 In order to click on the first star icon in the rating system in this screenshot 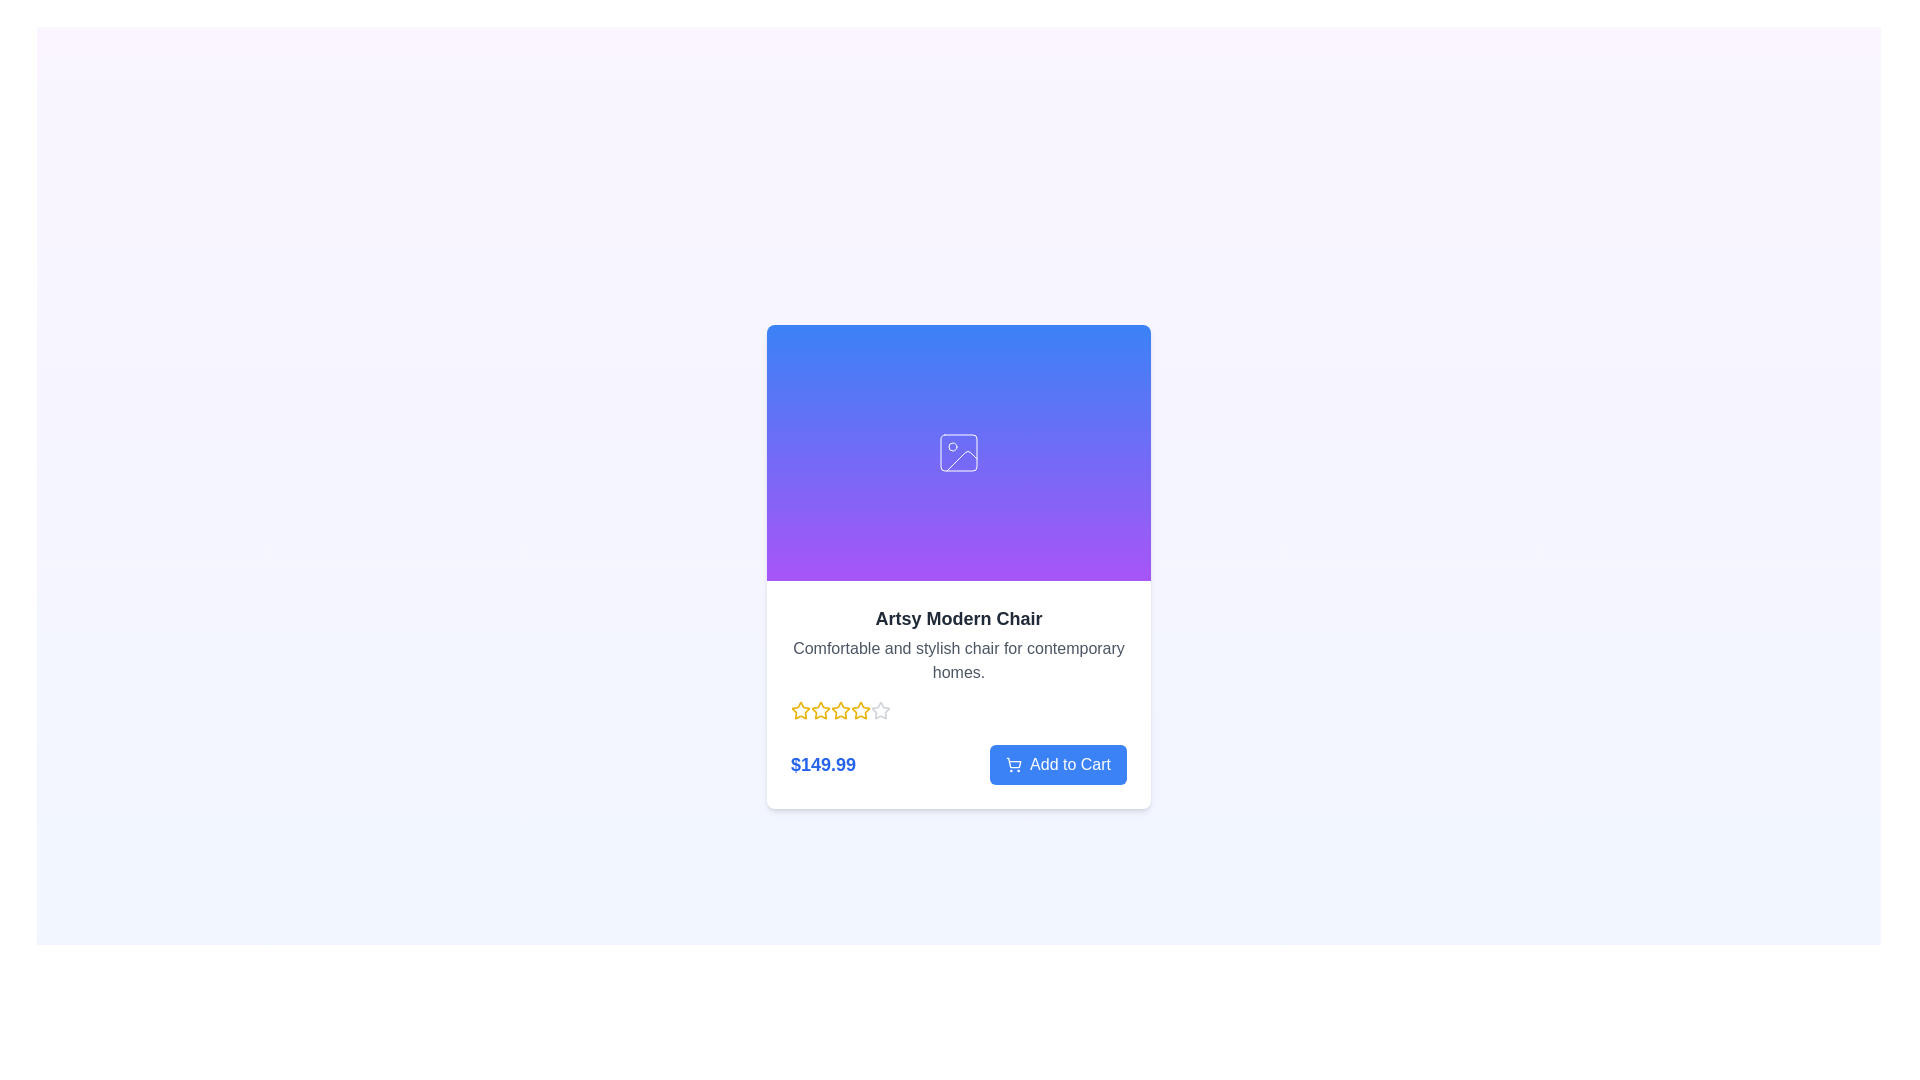, I will do `click(800, 708)`.